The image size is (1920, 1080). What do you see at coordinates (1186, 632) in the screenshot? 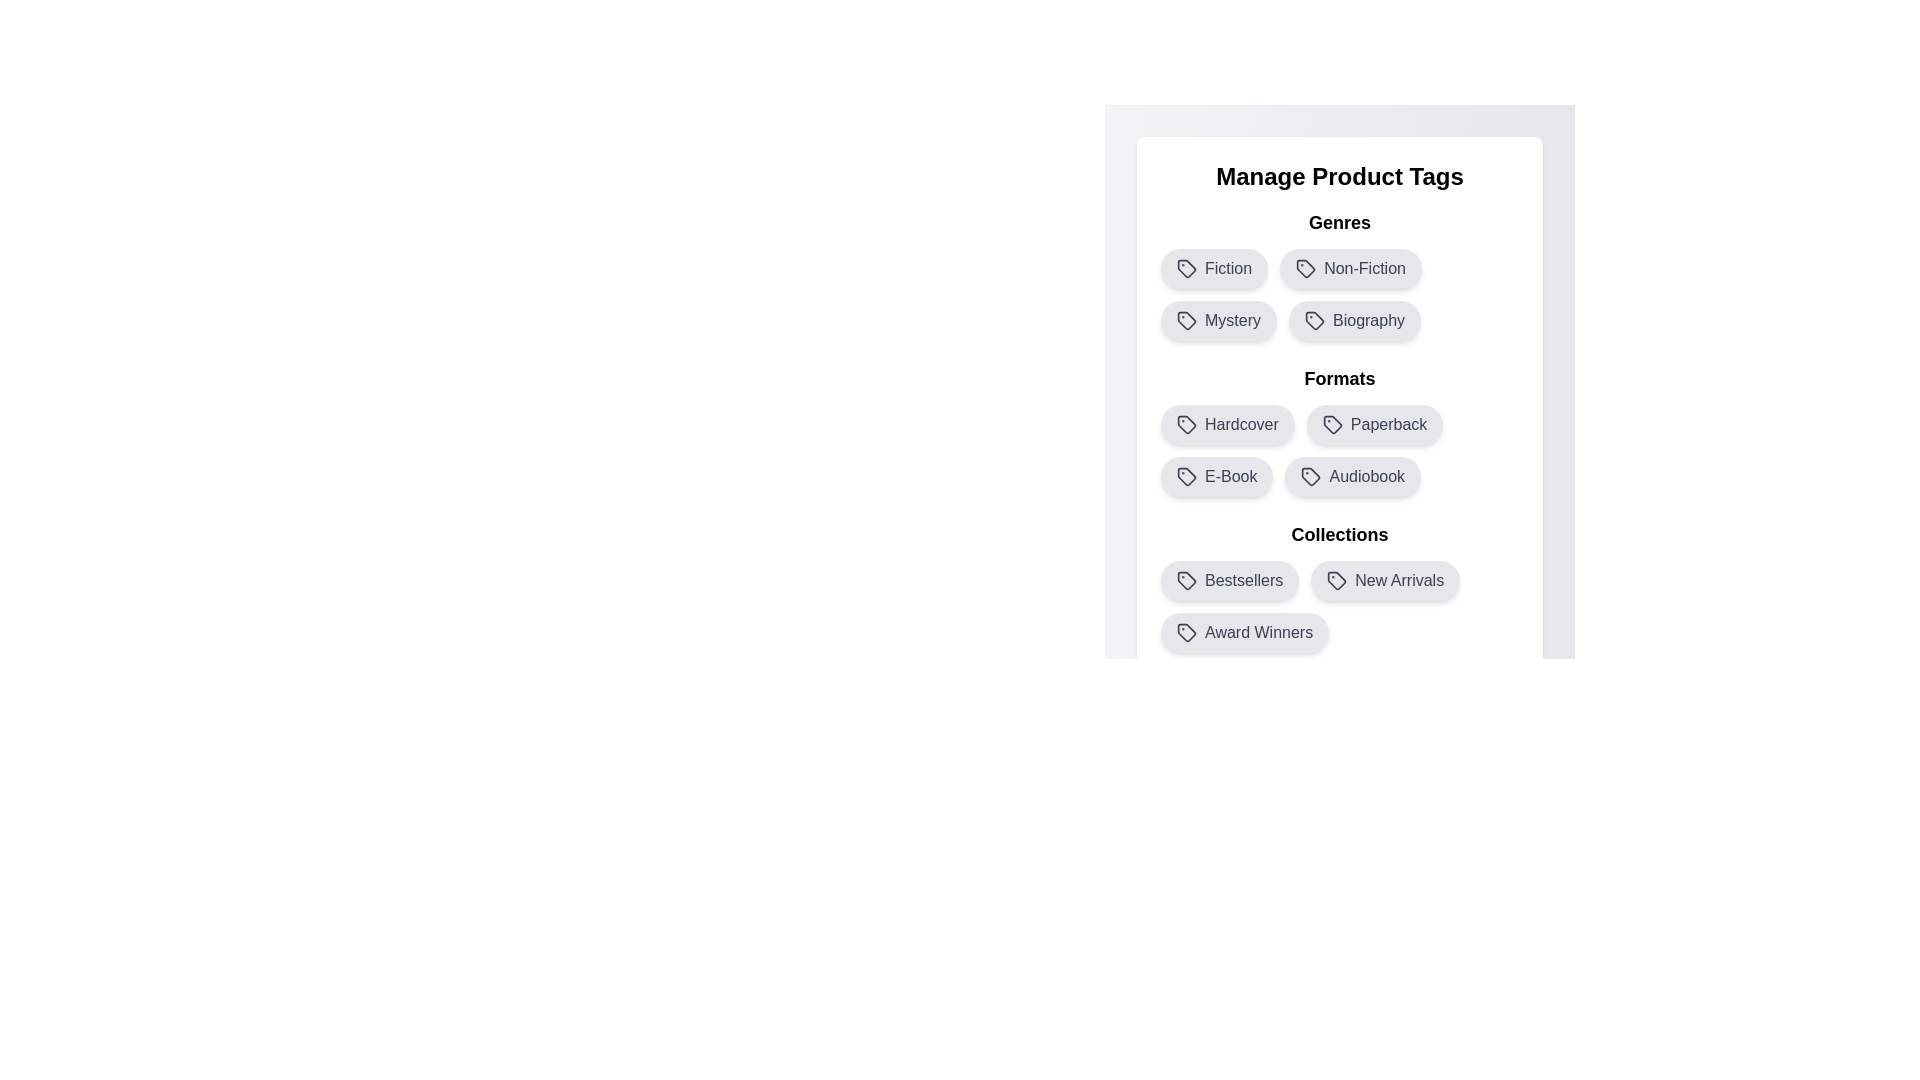
I see `the tag icon located in the collections category, which is below the 'Bestsellers' and 'New Arrivals' tags, and to the left of the 'Award Winners' label` at bounding box center [1186, 632].